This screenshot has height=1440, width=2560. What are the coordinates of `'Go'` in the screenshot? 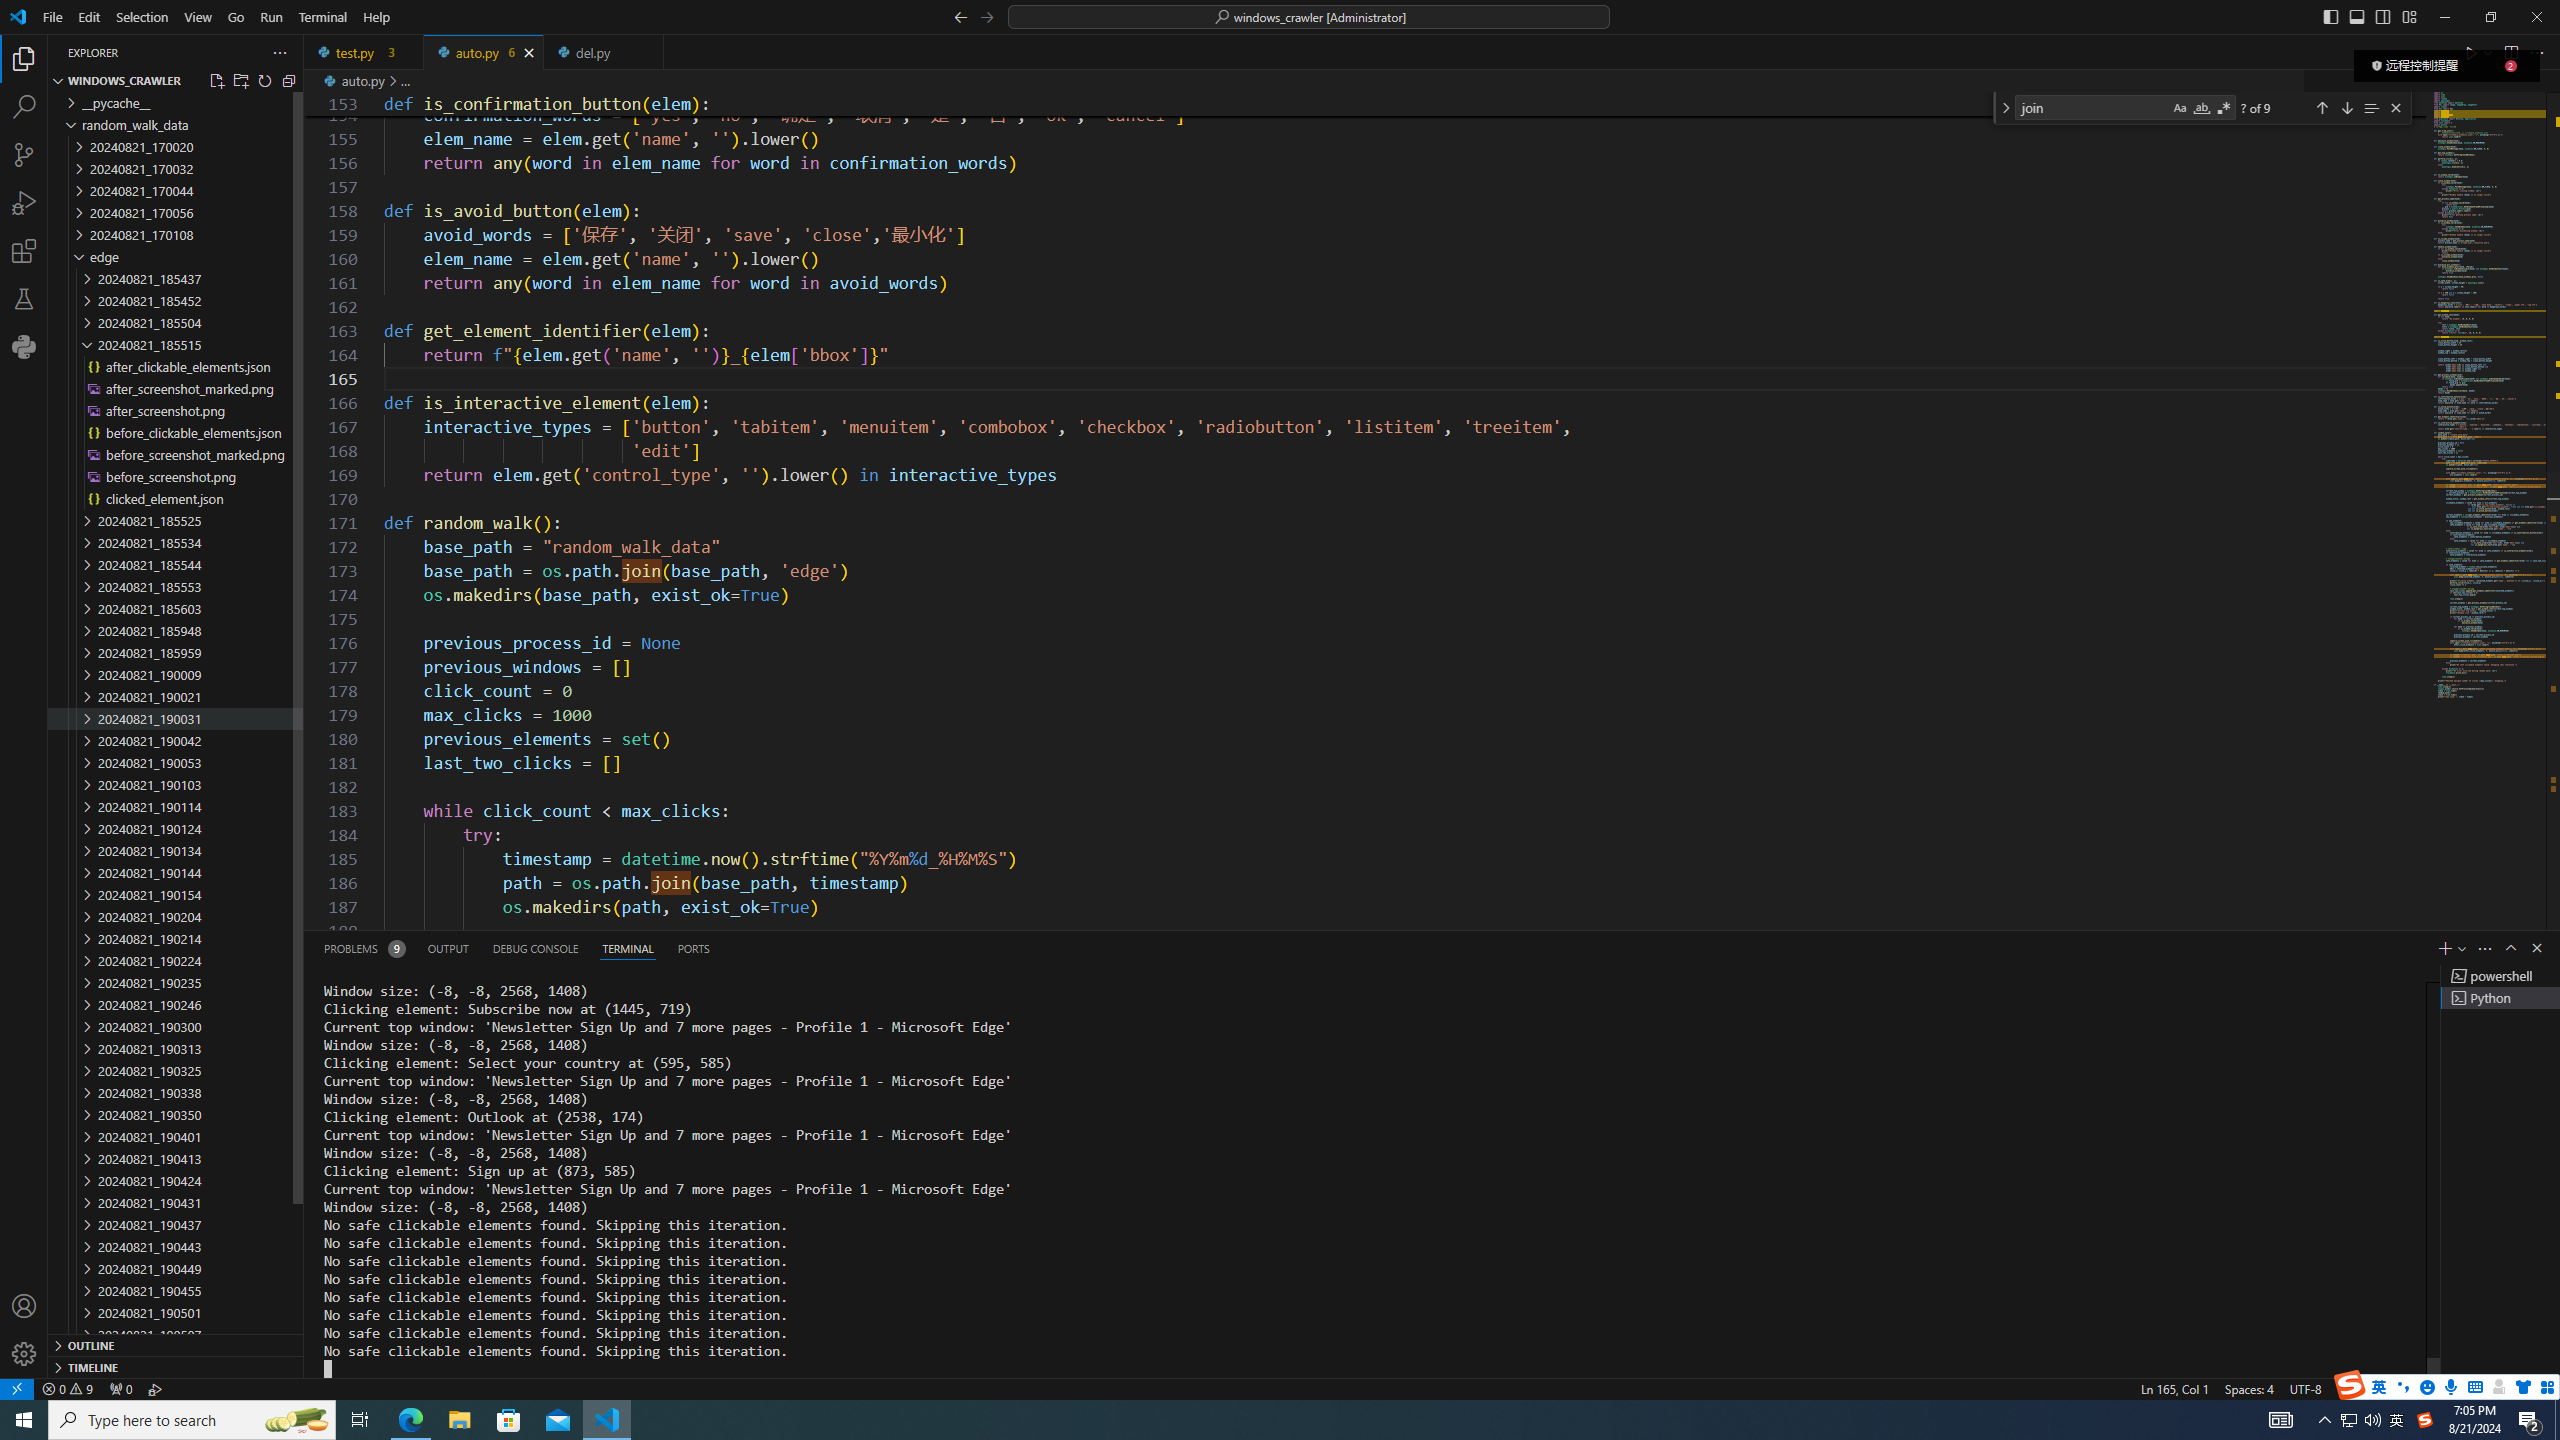 It's located at (236, 16).